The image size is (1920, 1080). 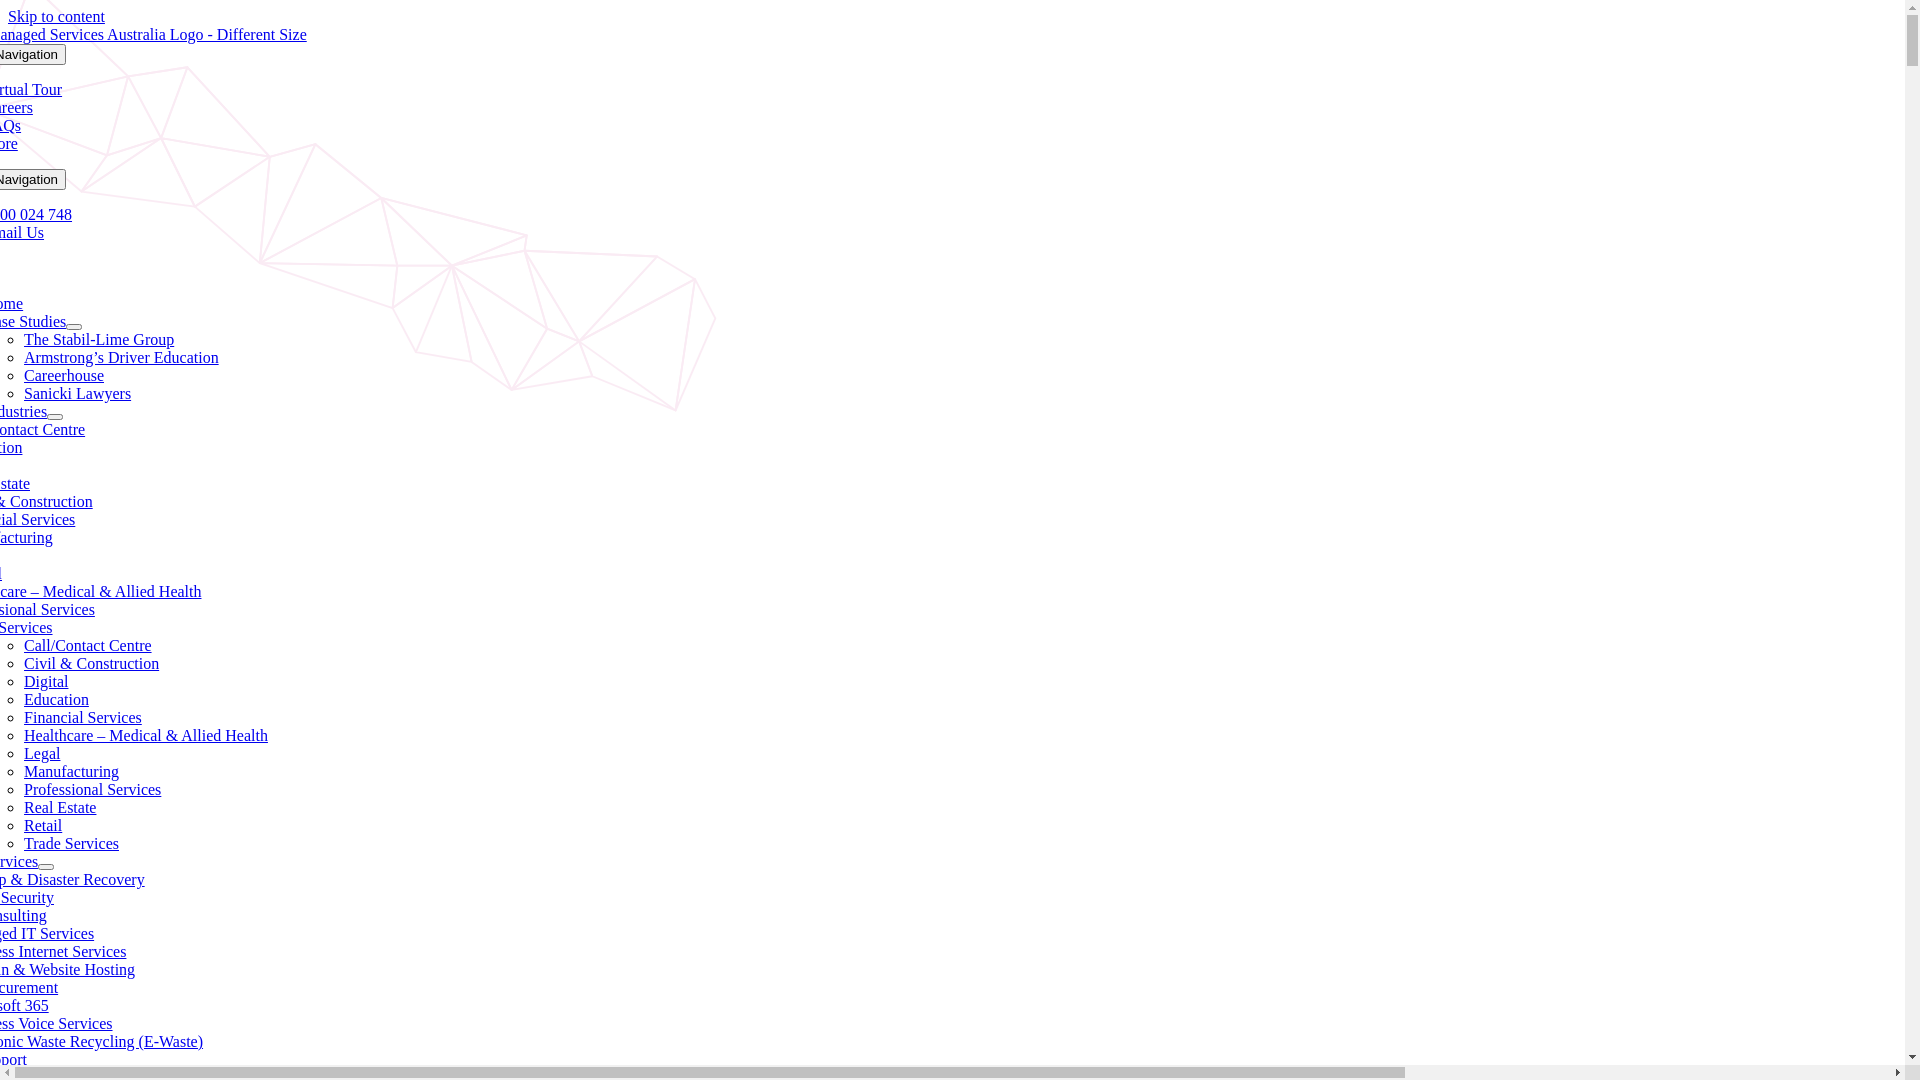 I want to click on 'Retail', so click(x=24, y=825).